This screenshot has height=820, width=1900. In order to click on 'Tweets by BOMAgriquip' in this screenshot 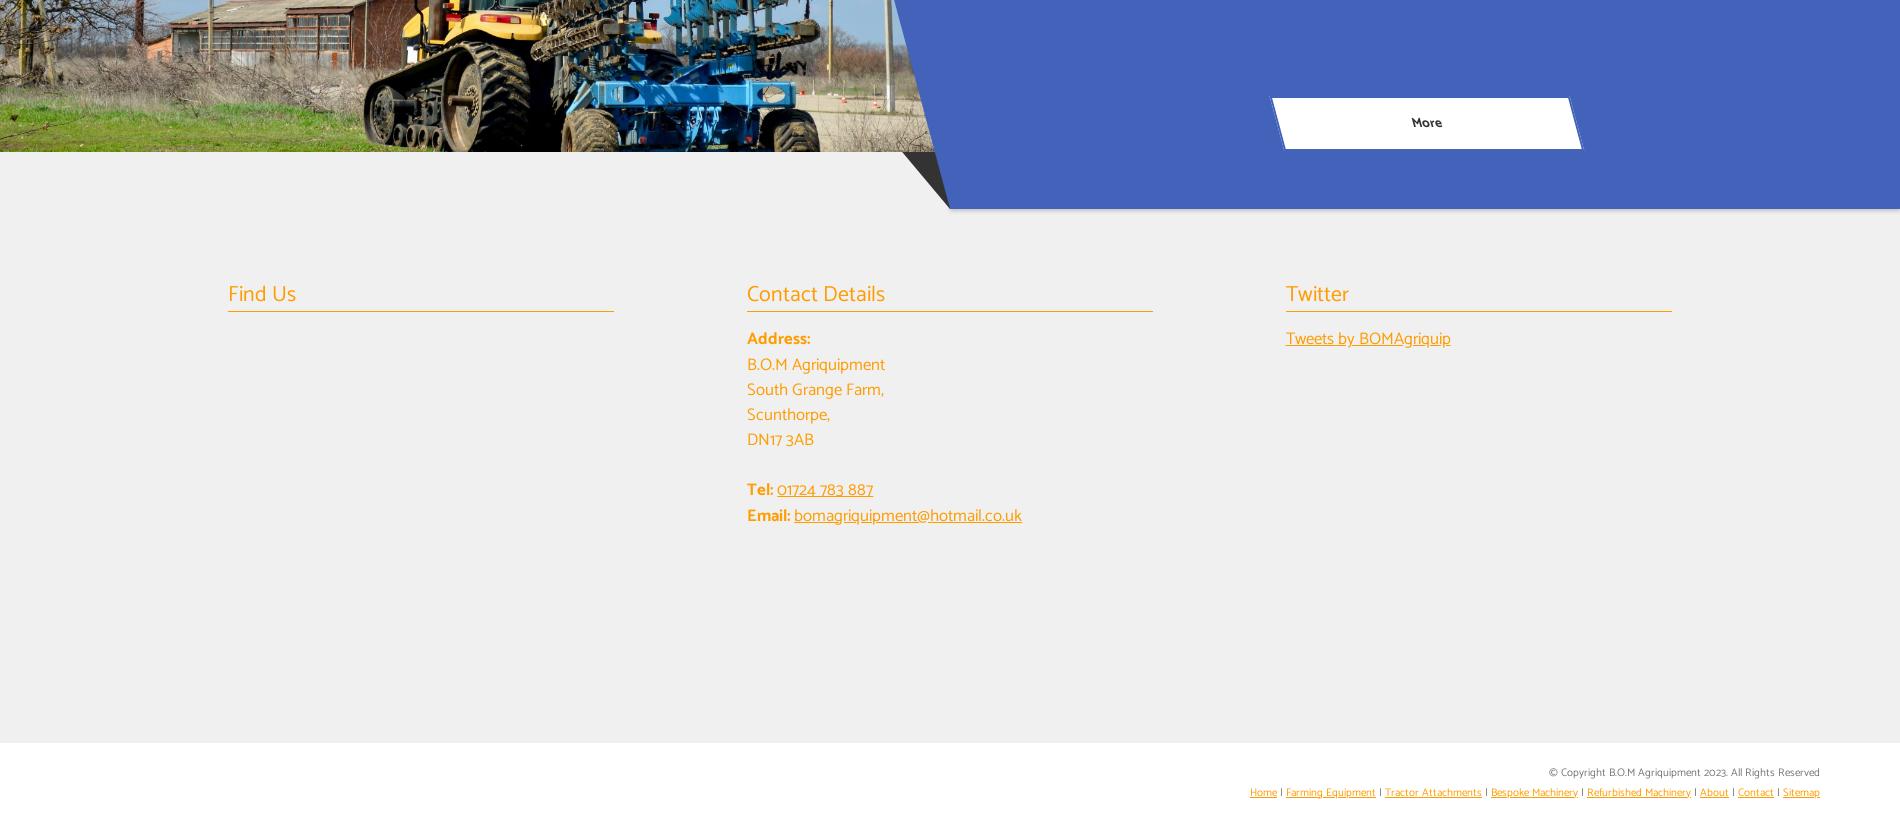, I will do `click(1366, 338)`.